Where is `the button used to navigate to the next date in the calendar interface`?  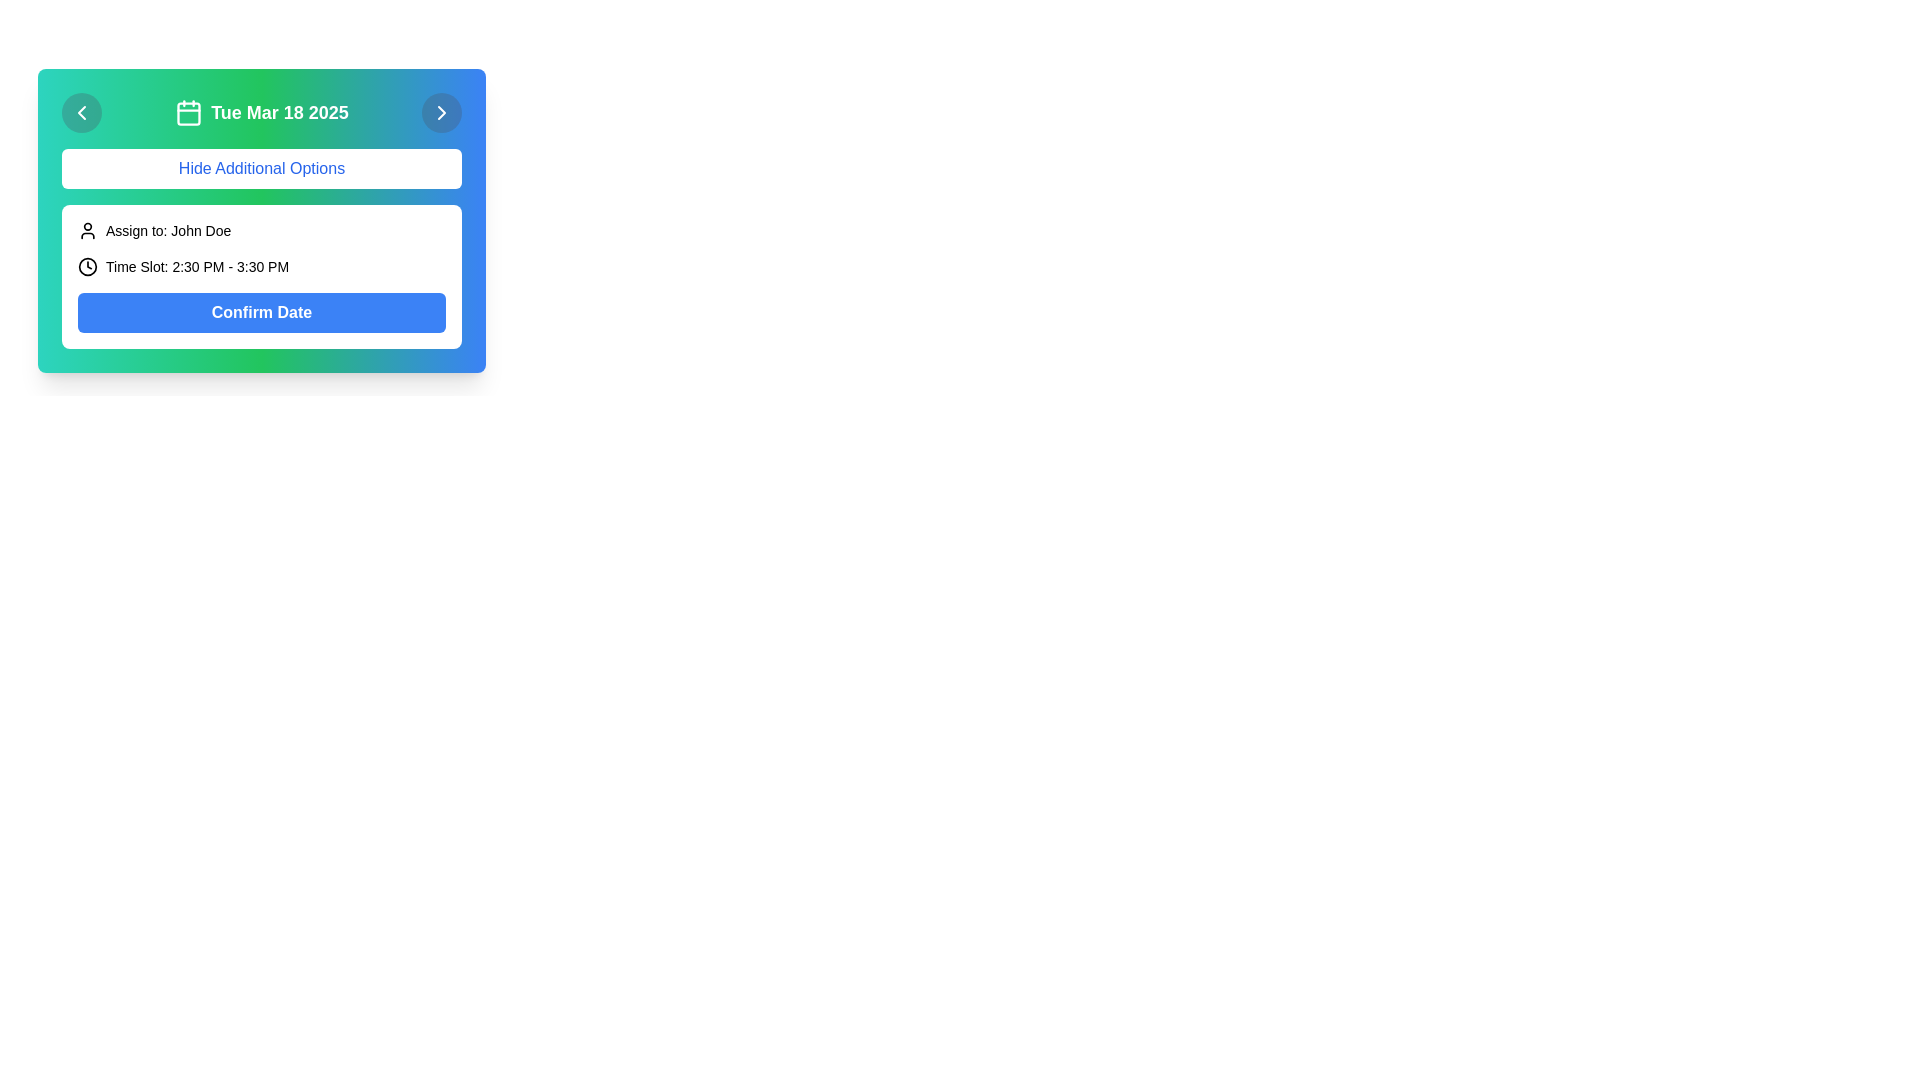 the button used to navigate to the next date in the calendar interface is located at coordinates (440, 112).